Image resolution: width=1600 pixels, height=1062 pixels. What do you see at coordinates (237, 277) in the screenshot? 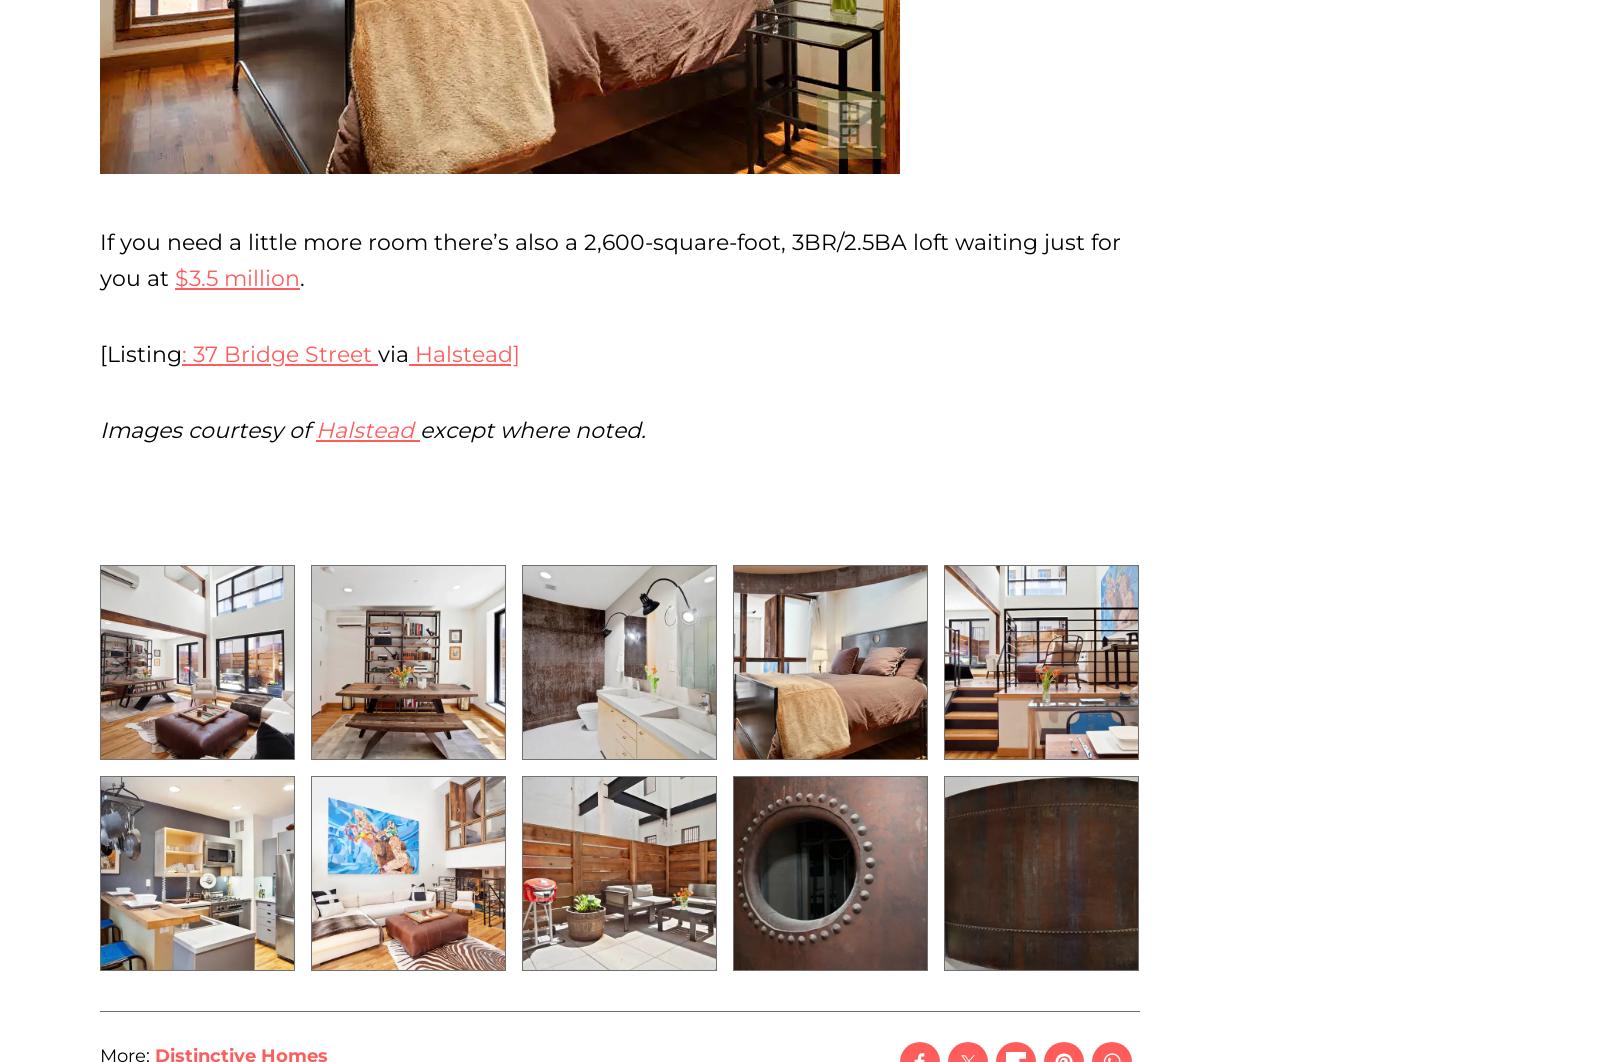
I see `'$3.5 million'` at bounding box center [237, 277].